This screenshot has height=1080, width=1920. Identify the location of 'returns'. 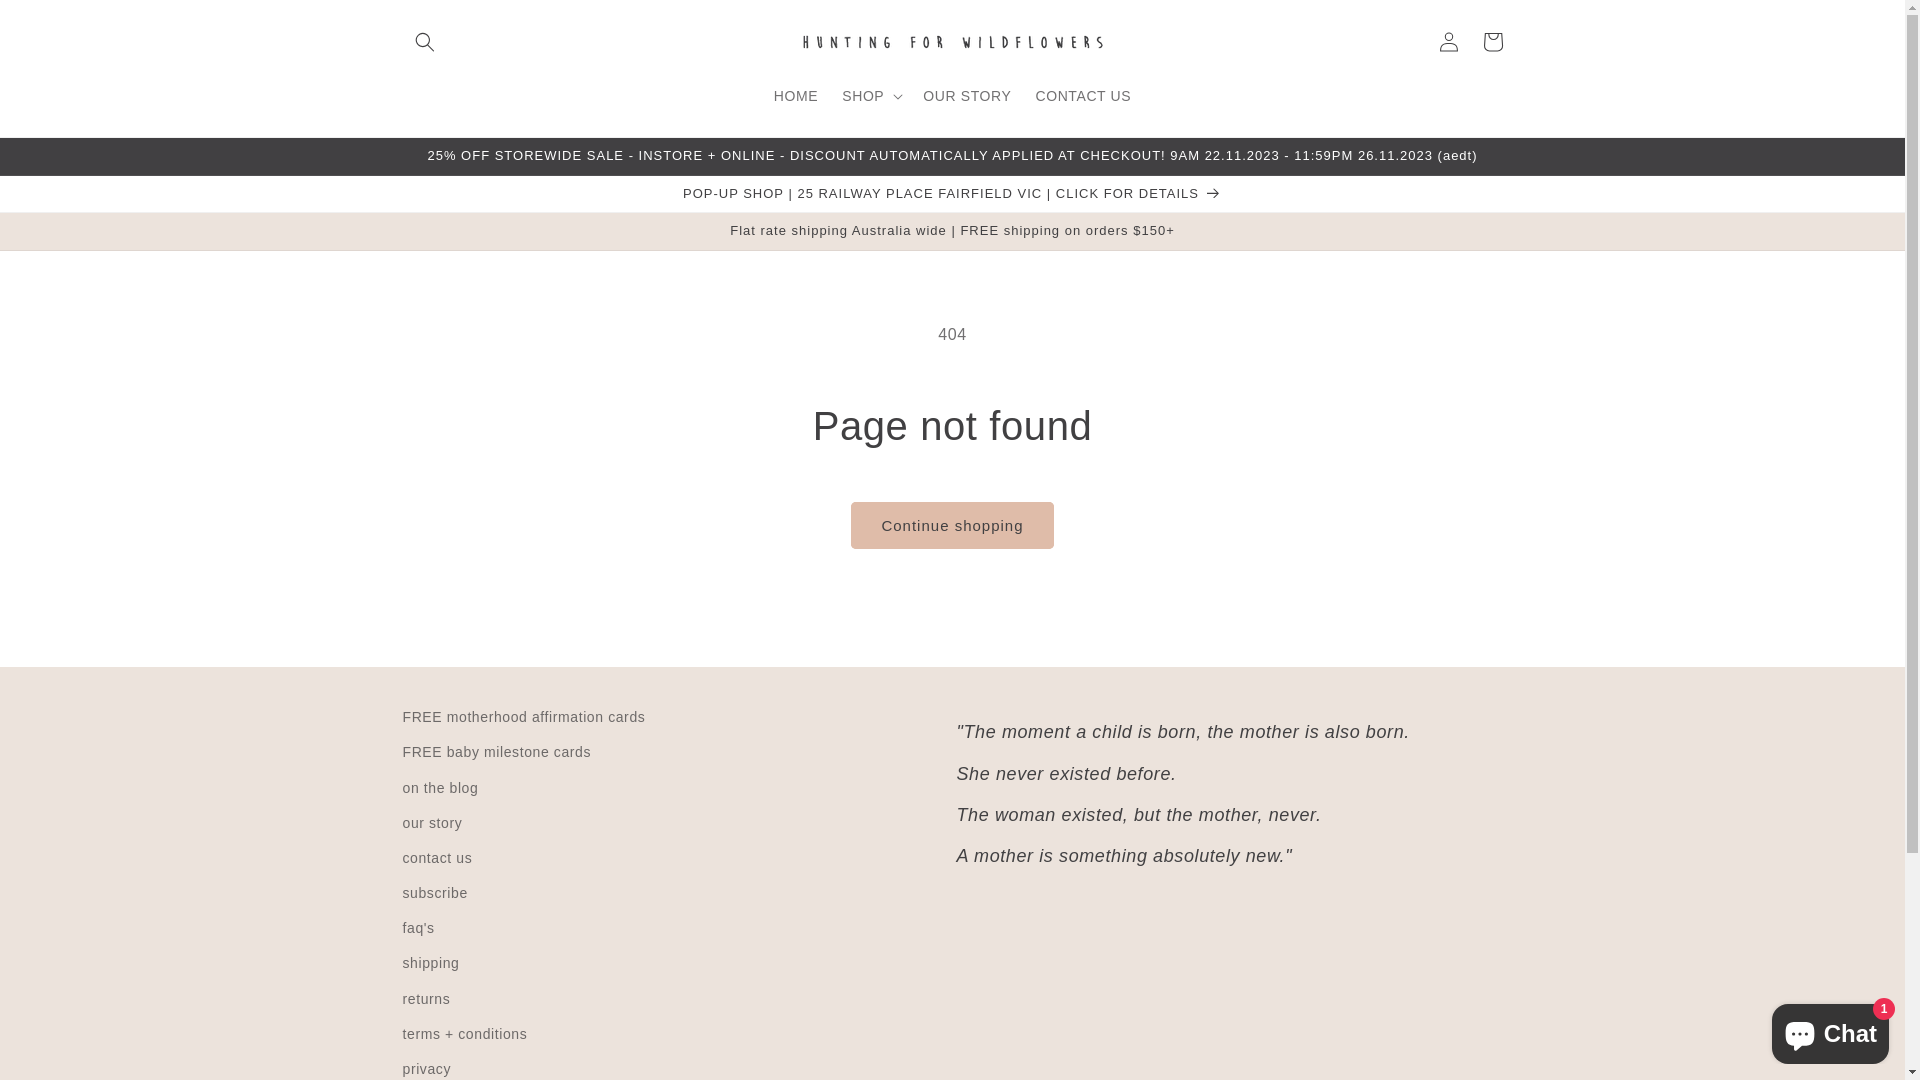
(425, 999).